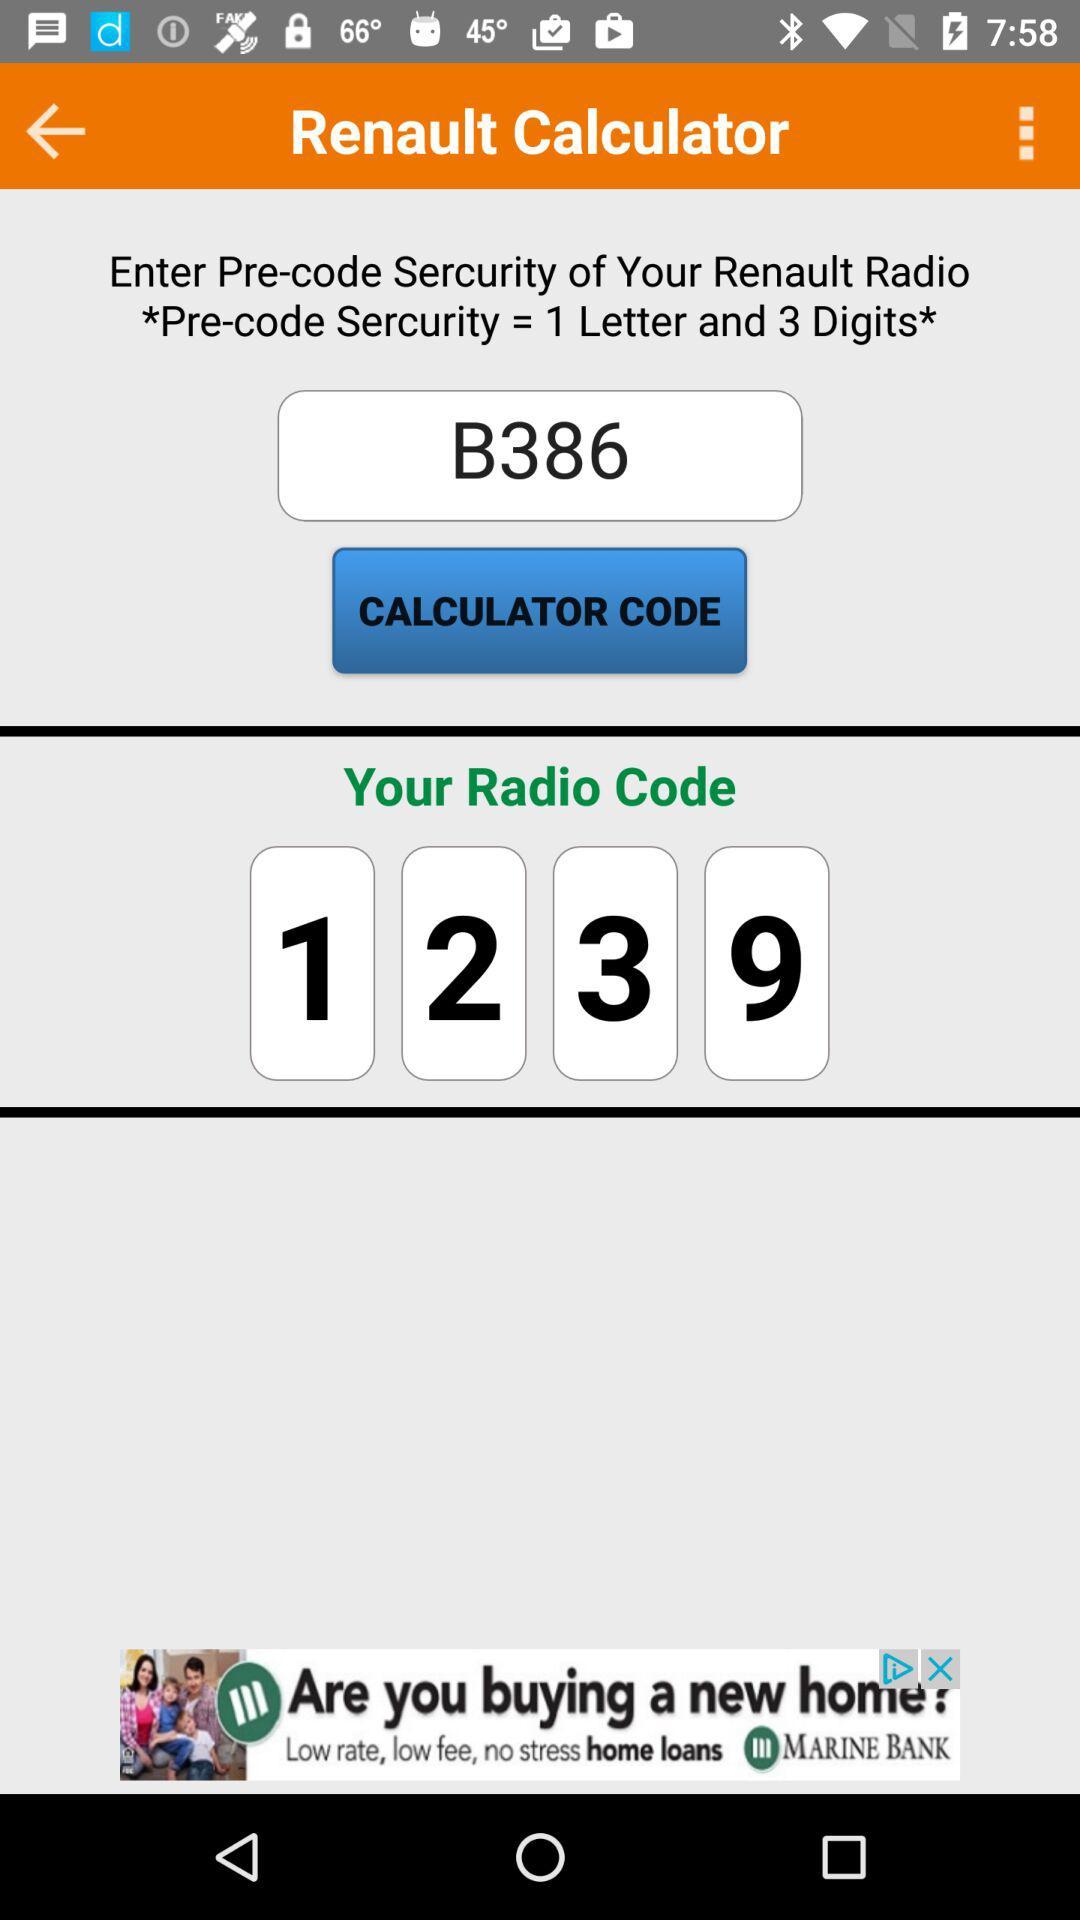 The width and height of the screenshot is (1080, 1920). What do you see at coordinates (55, 129) in the screenshot?
I see `the back arrow icon` at bounding box center [55, 129].